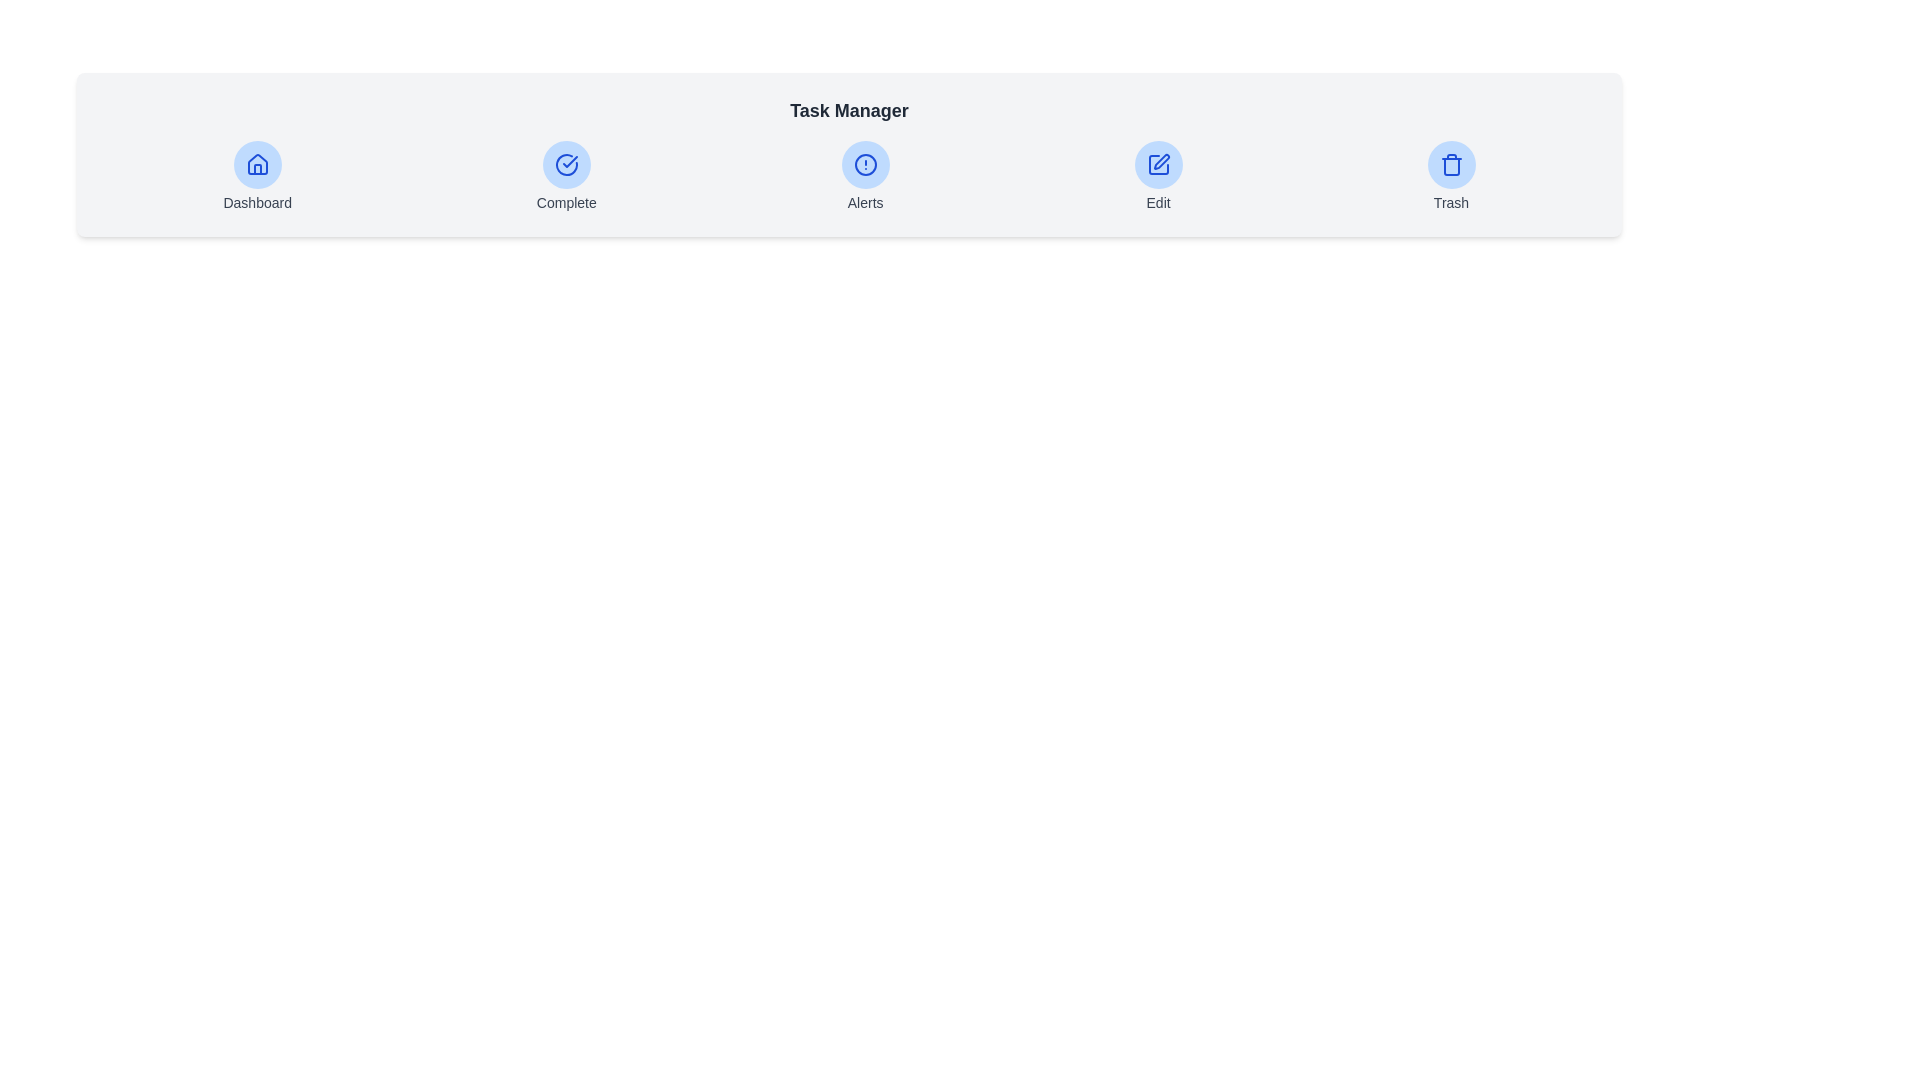 This screenshot has width=1920, height=1080. I want to click on the house-shaped icon button with a blue stroke color located in the top-left corner of the navigation toolbar, so click(256, 164).